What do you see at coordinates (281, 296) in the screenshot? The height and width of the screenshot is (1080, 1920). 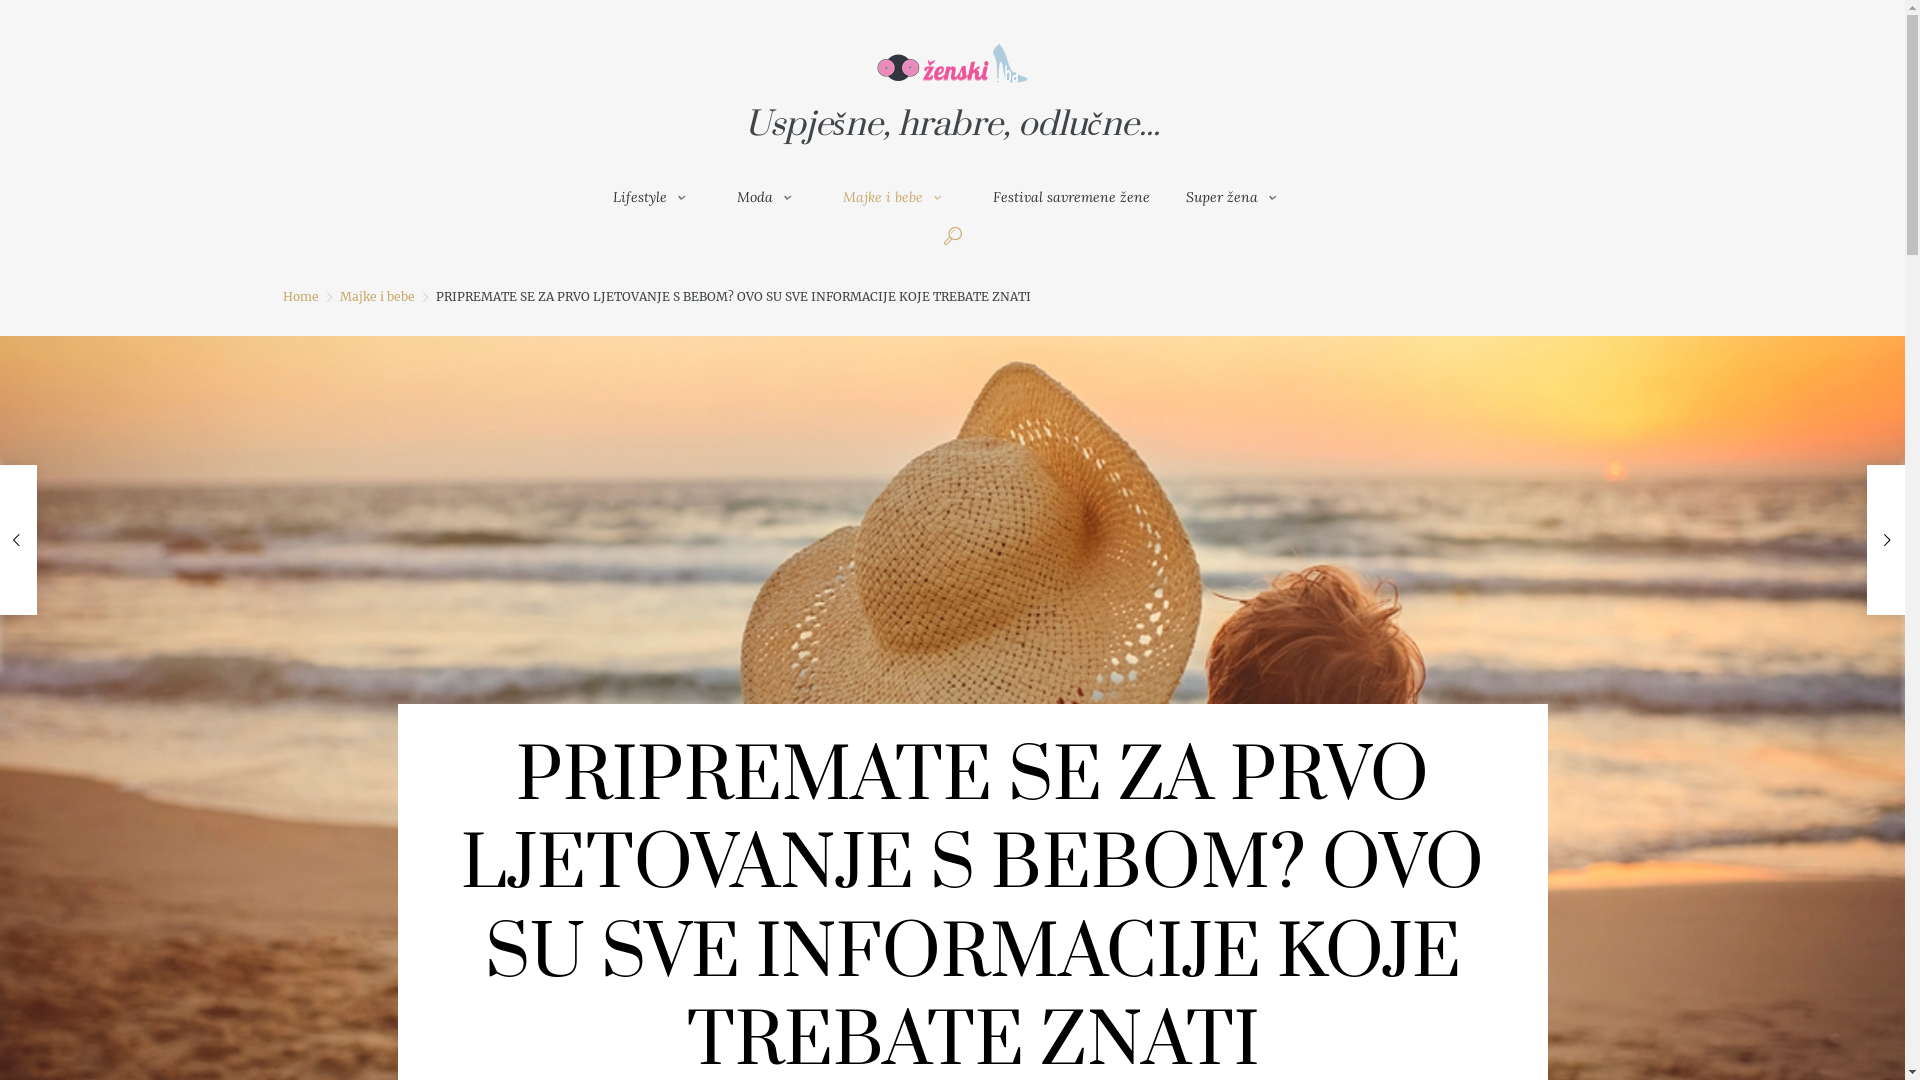 I see `'Home'` at bounding box center [281, 296].